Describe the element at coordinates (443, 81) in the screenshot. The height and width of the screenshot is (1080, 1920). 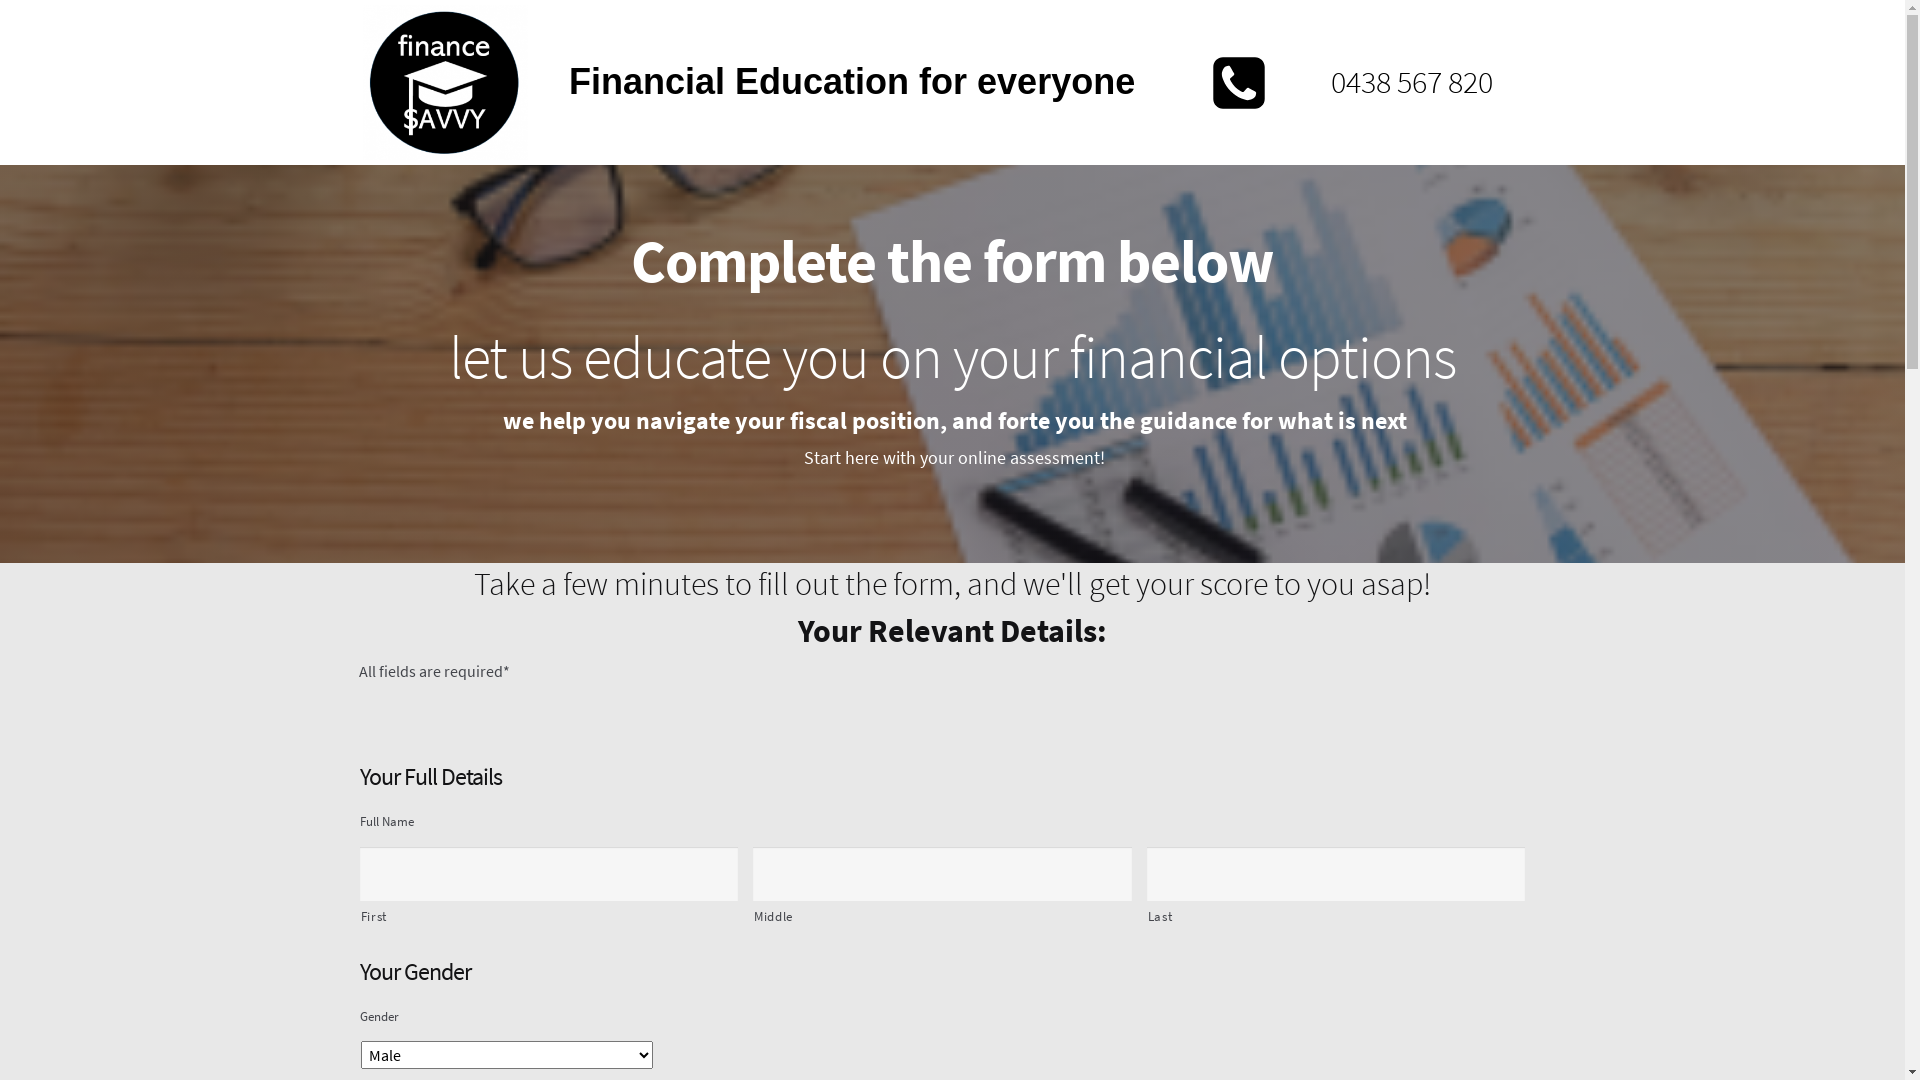
I see `'Finance-Savvy-Logo'` at that location.